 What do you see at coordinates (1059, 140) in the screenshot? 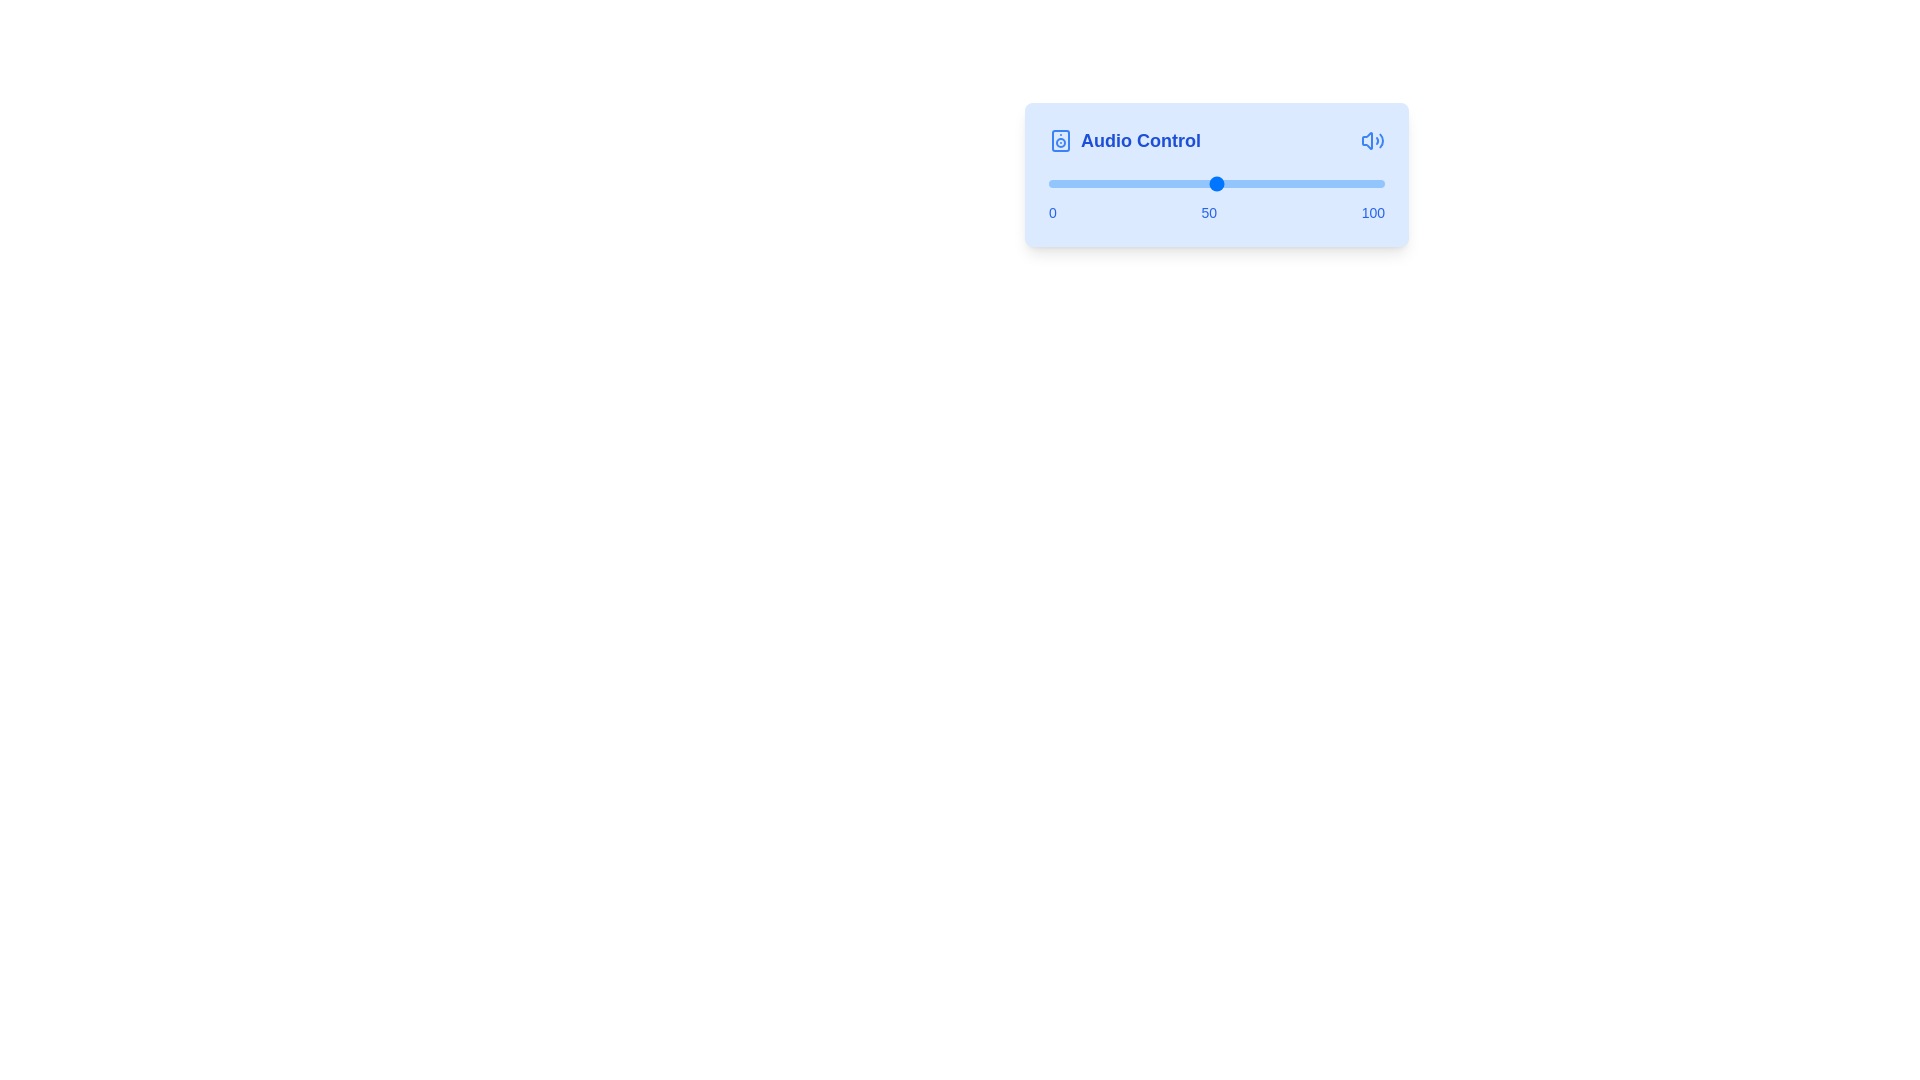
I see `the blue-stroked speaker icon located to the left of the 'Audio Control' text` at bounding box center [1059, 140].